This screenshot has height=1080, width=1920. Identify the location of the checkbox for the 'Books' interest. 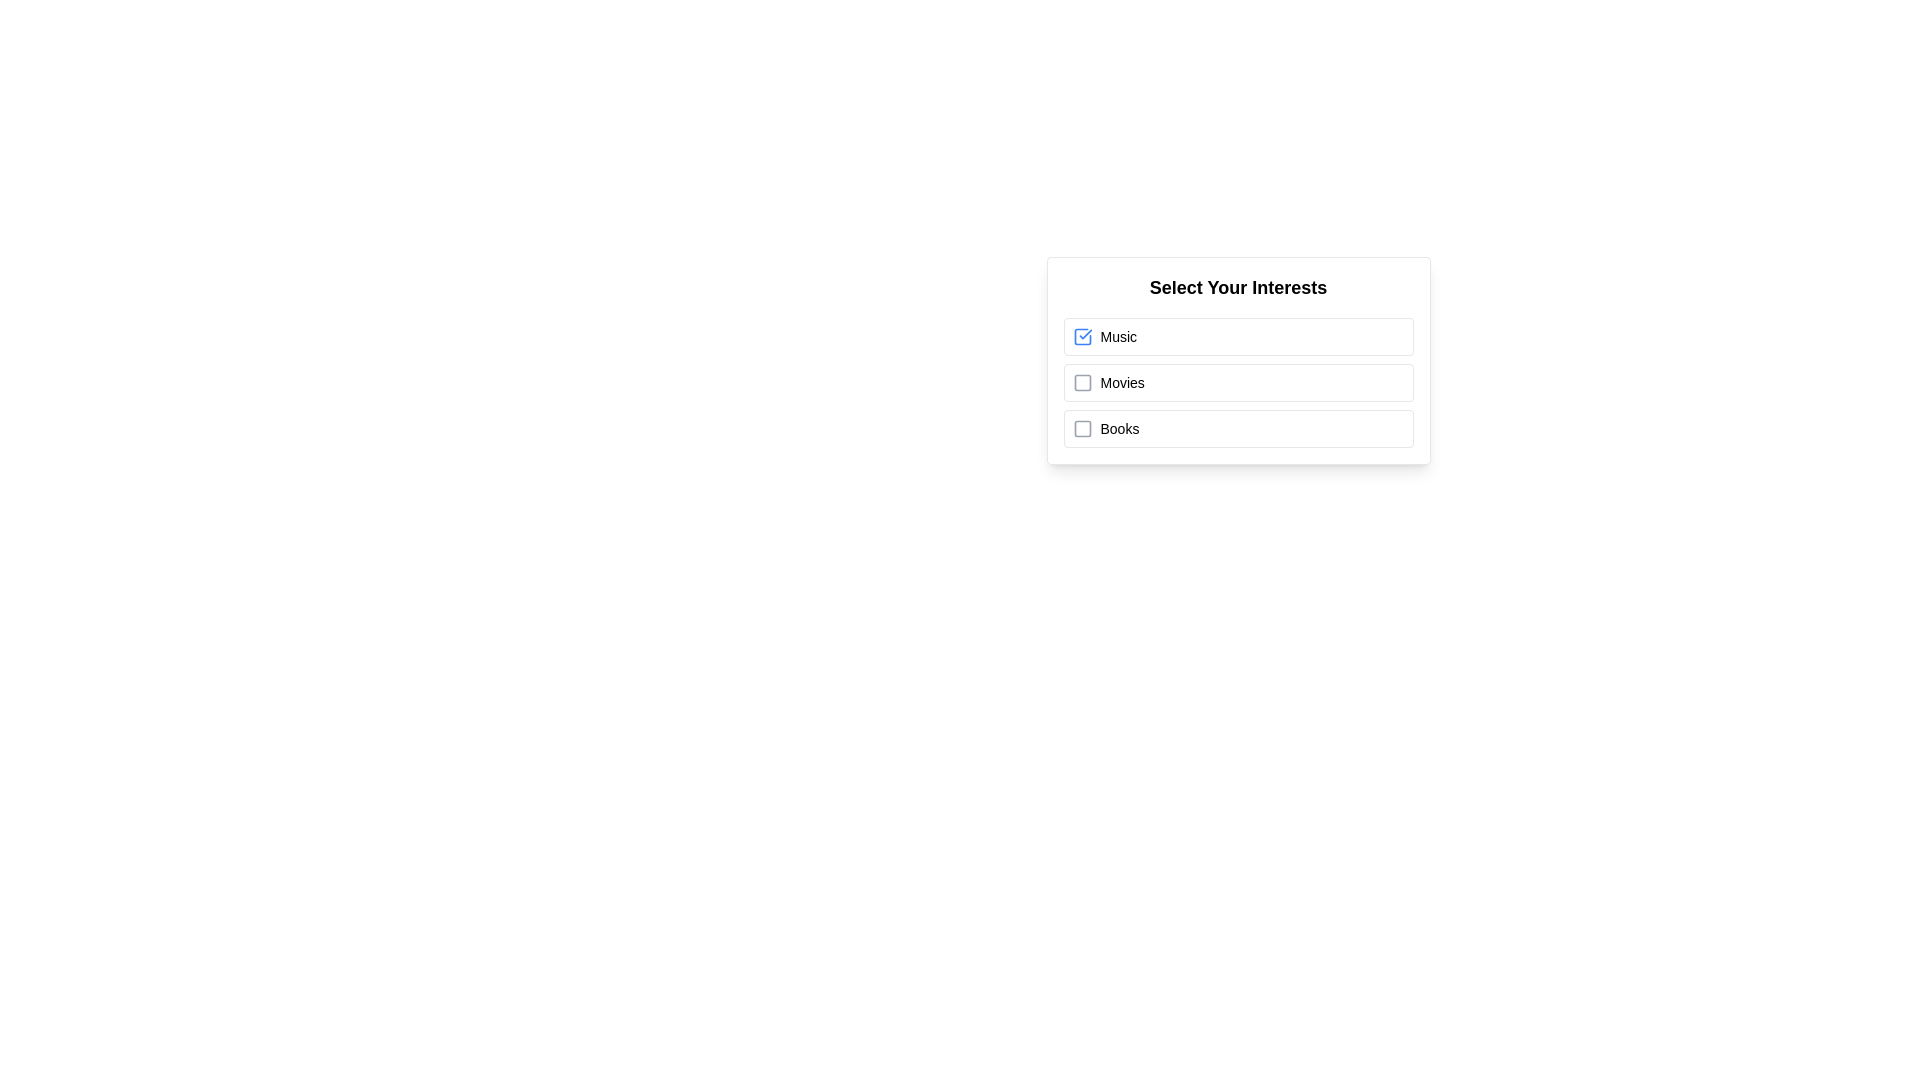
(1081, 427).